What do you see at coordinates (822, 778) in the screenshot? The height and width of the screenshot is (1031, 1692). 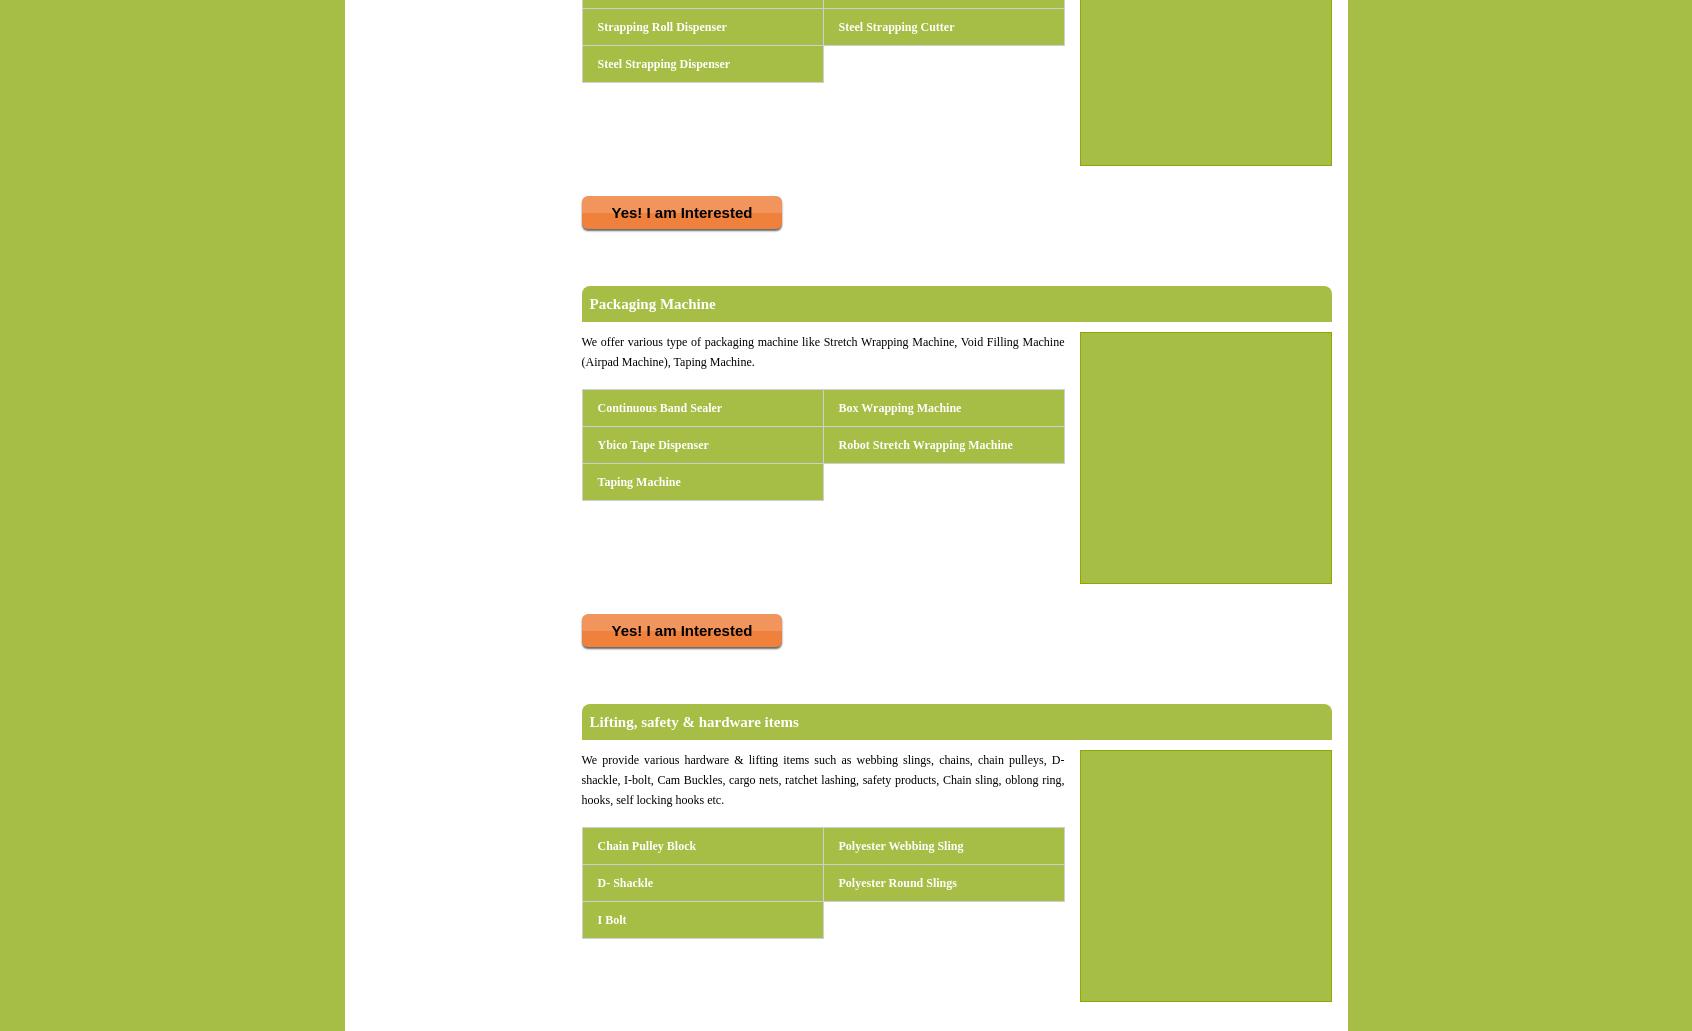 I see `'We provide various hardware & lifting items such as webbing slings, chains, chain pulleys, D-shackle, I-bolt, Cam Buckles, cargo nets, ratchet lashing, safety products, Chain sling, oblong ring, hooks, self locking hooks etc.'` at bounding box center [822, 778].